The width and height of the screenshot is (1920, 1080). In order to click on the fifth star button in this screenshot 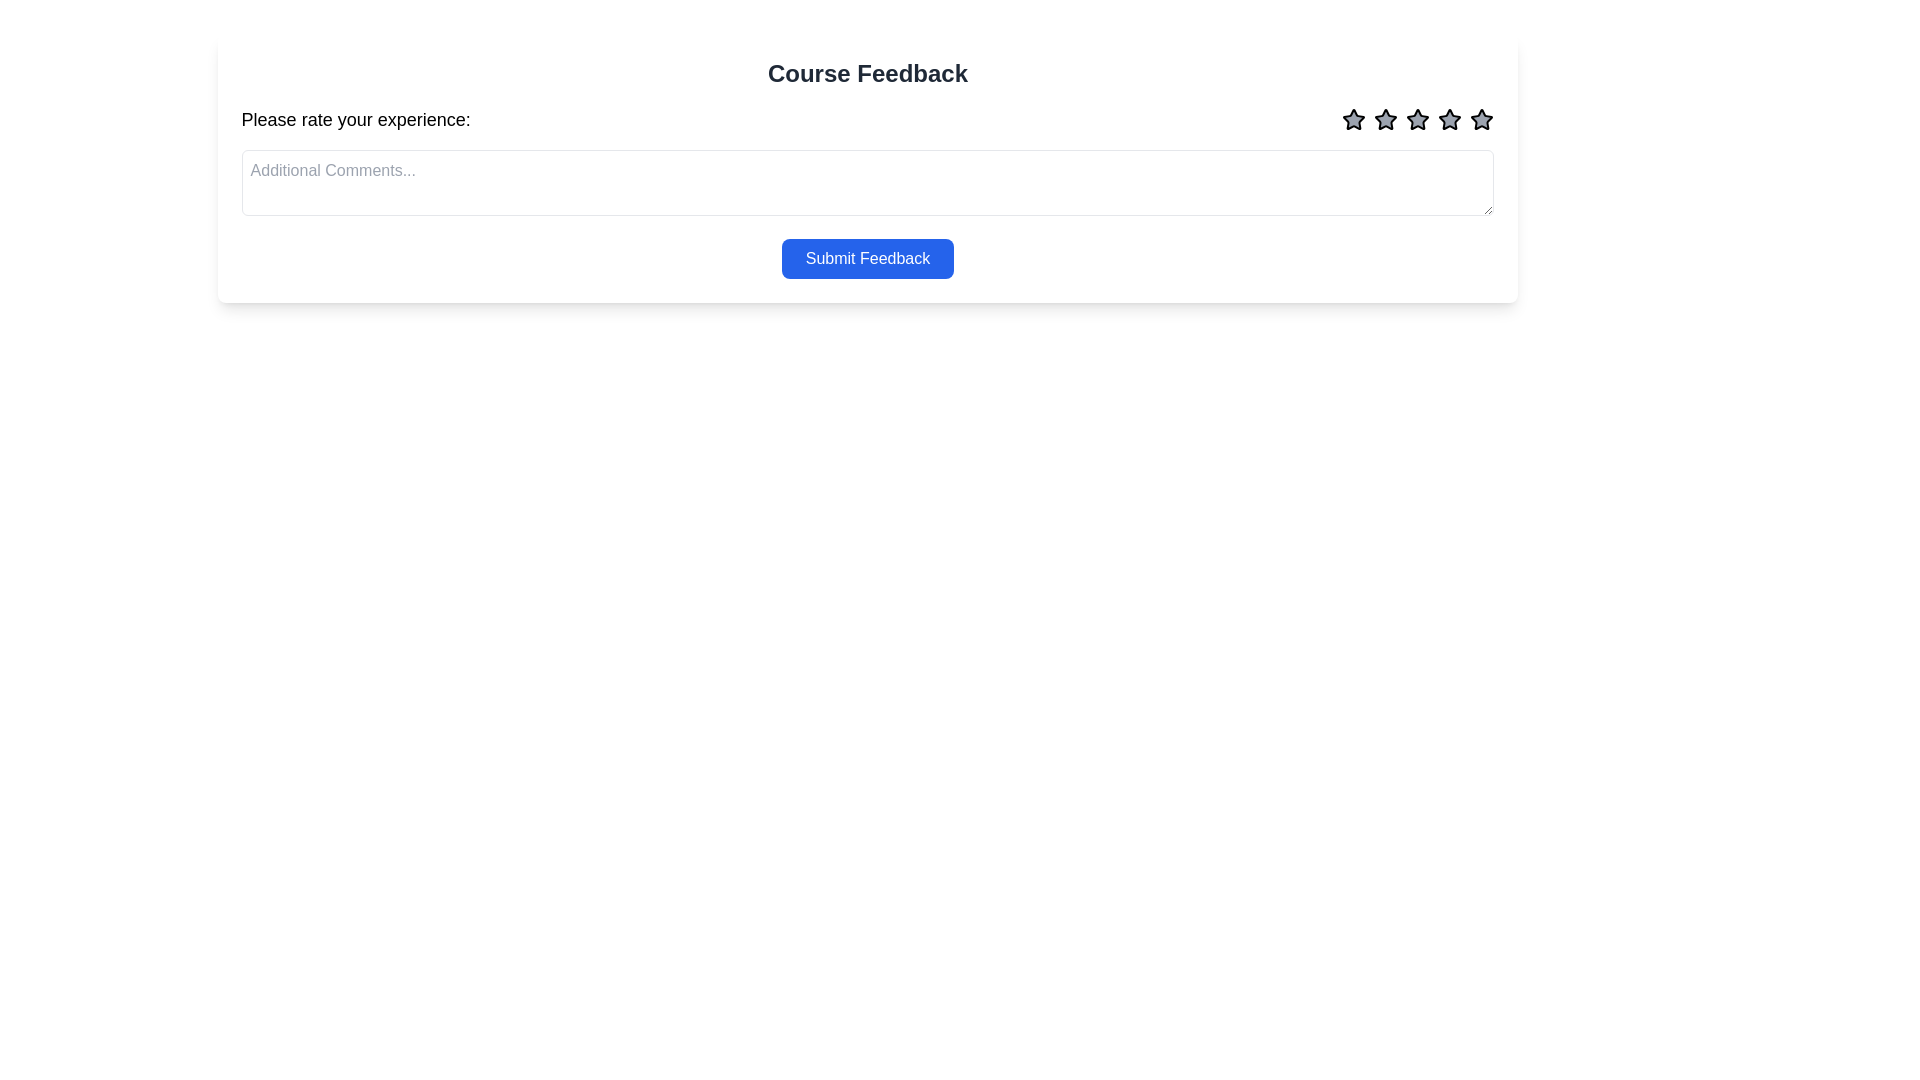, I will do `click(1482, 119)`.